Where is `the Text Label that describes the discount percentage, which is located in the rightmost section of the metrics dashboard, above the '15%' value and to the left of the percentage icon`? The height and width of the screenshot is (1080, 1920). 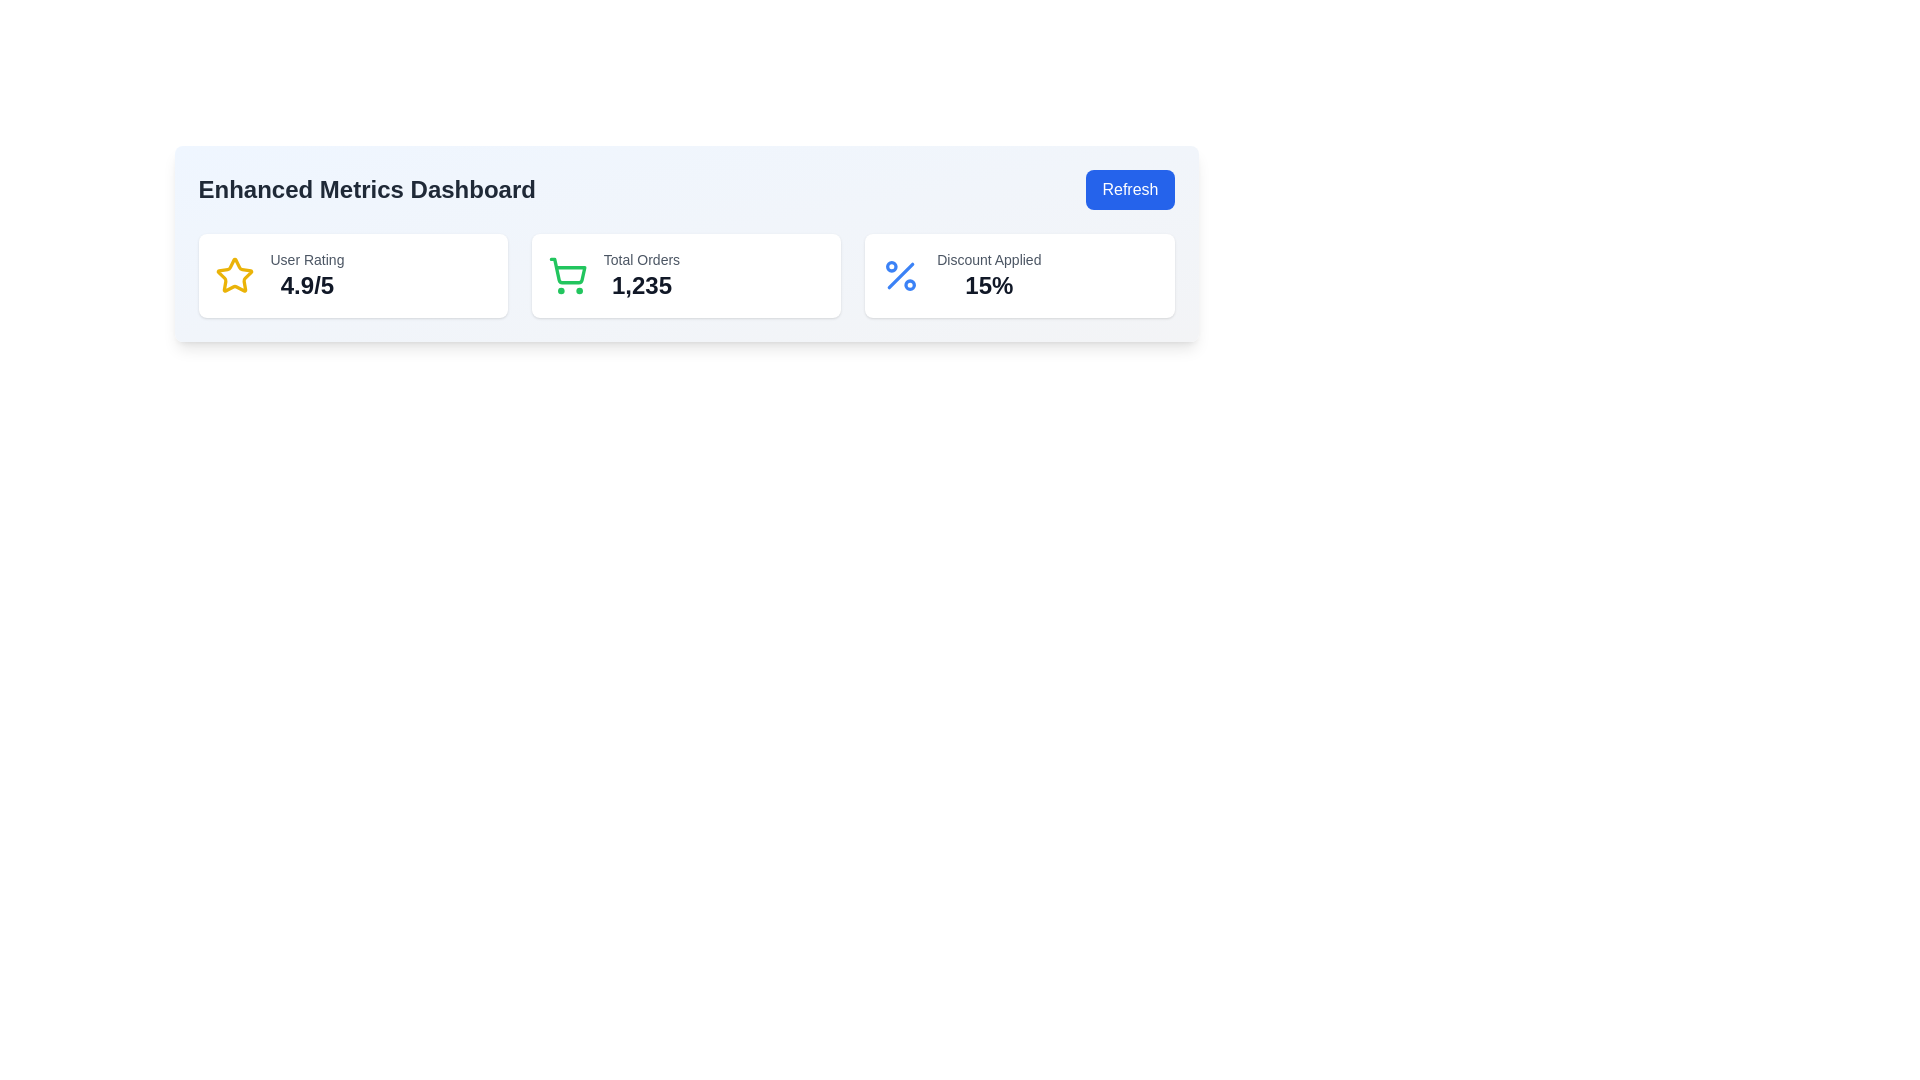 the Text Label that describes the discount percentage, which is located in the rightmost section of the metrics dashboard, above the '15%' value and to the left of the percentage icon is located at coordinates (989, 258).